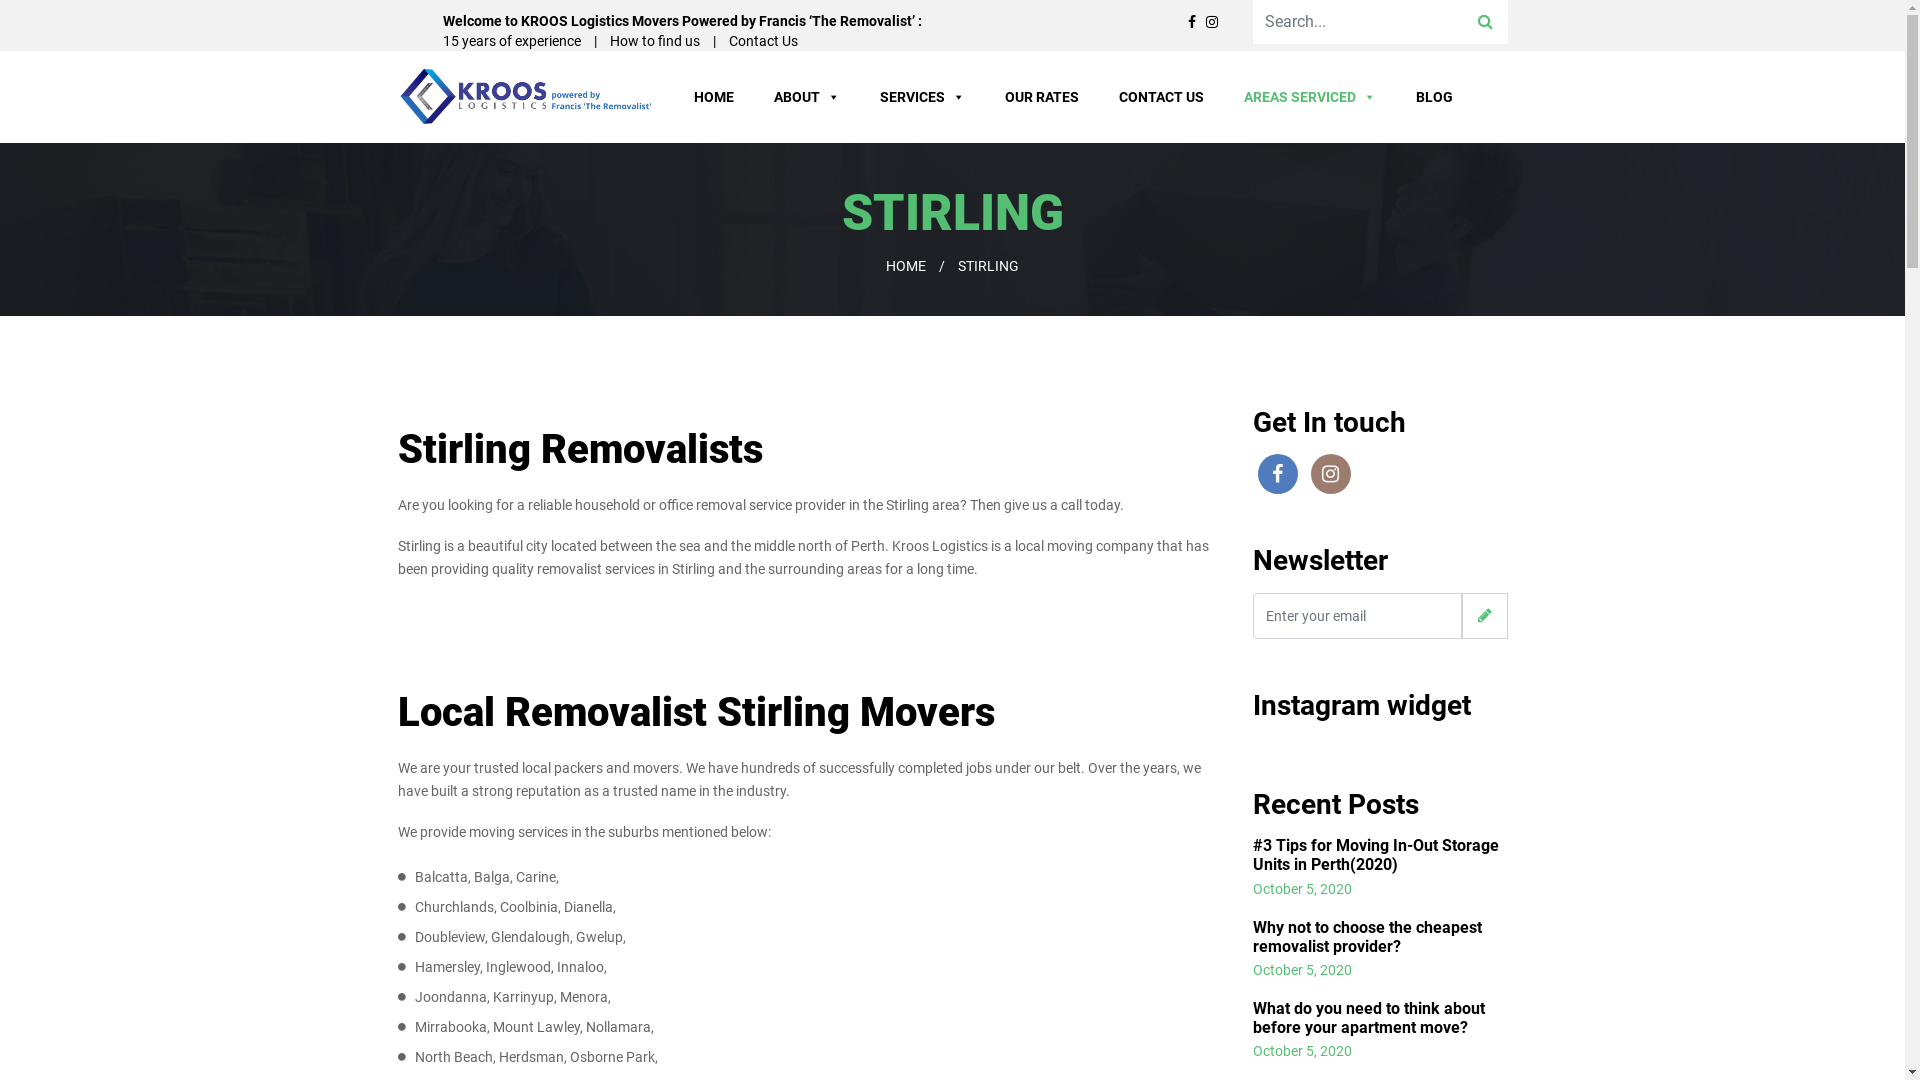 The height and width of the screenshot is (1080, 1920). I want to click on 'What do you need to think about before your apartment move?', so click(1367, 1018).